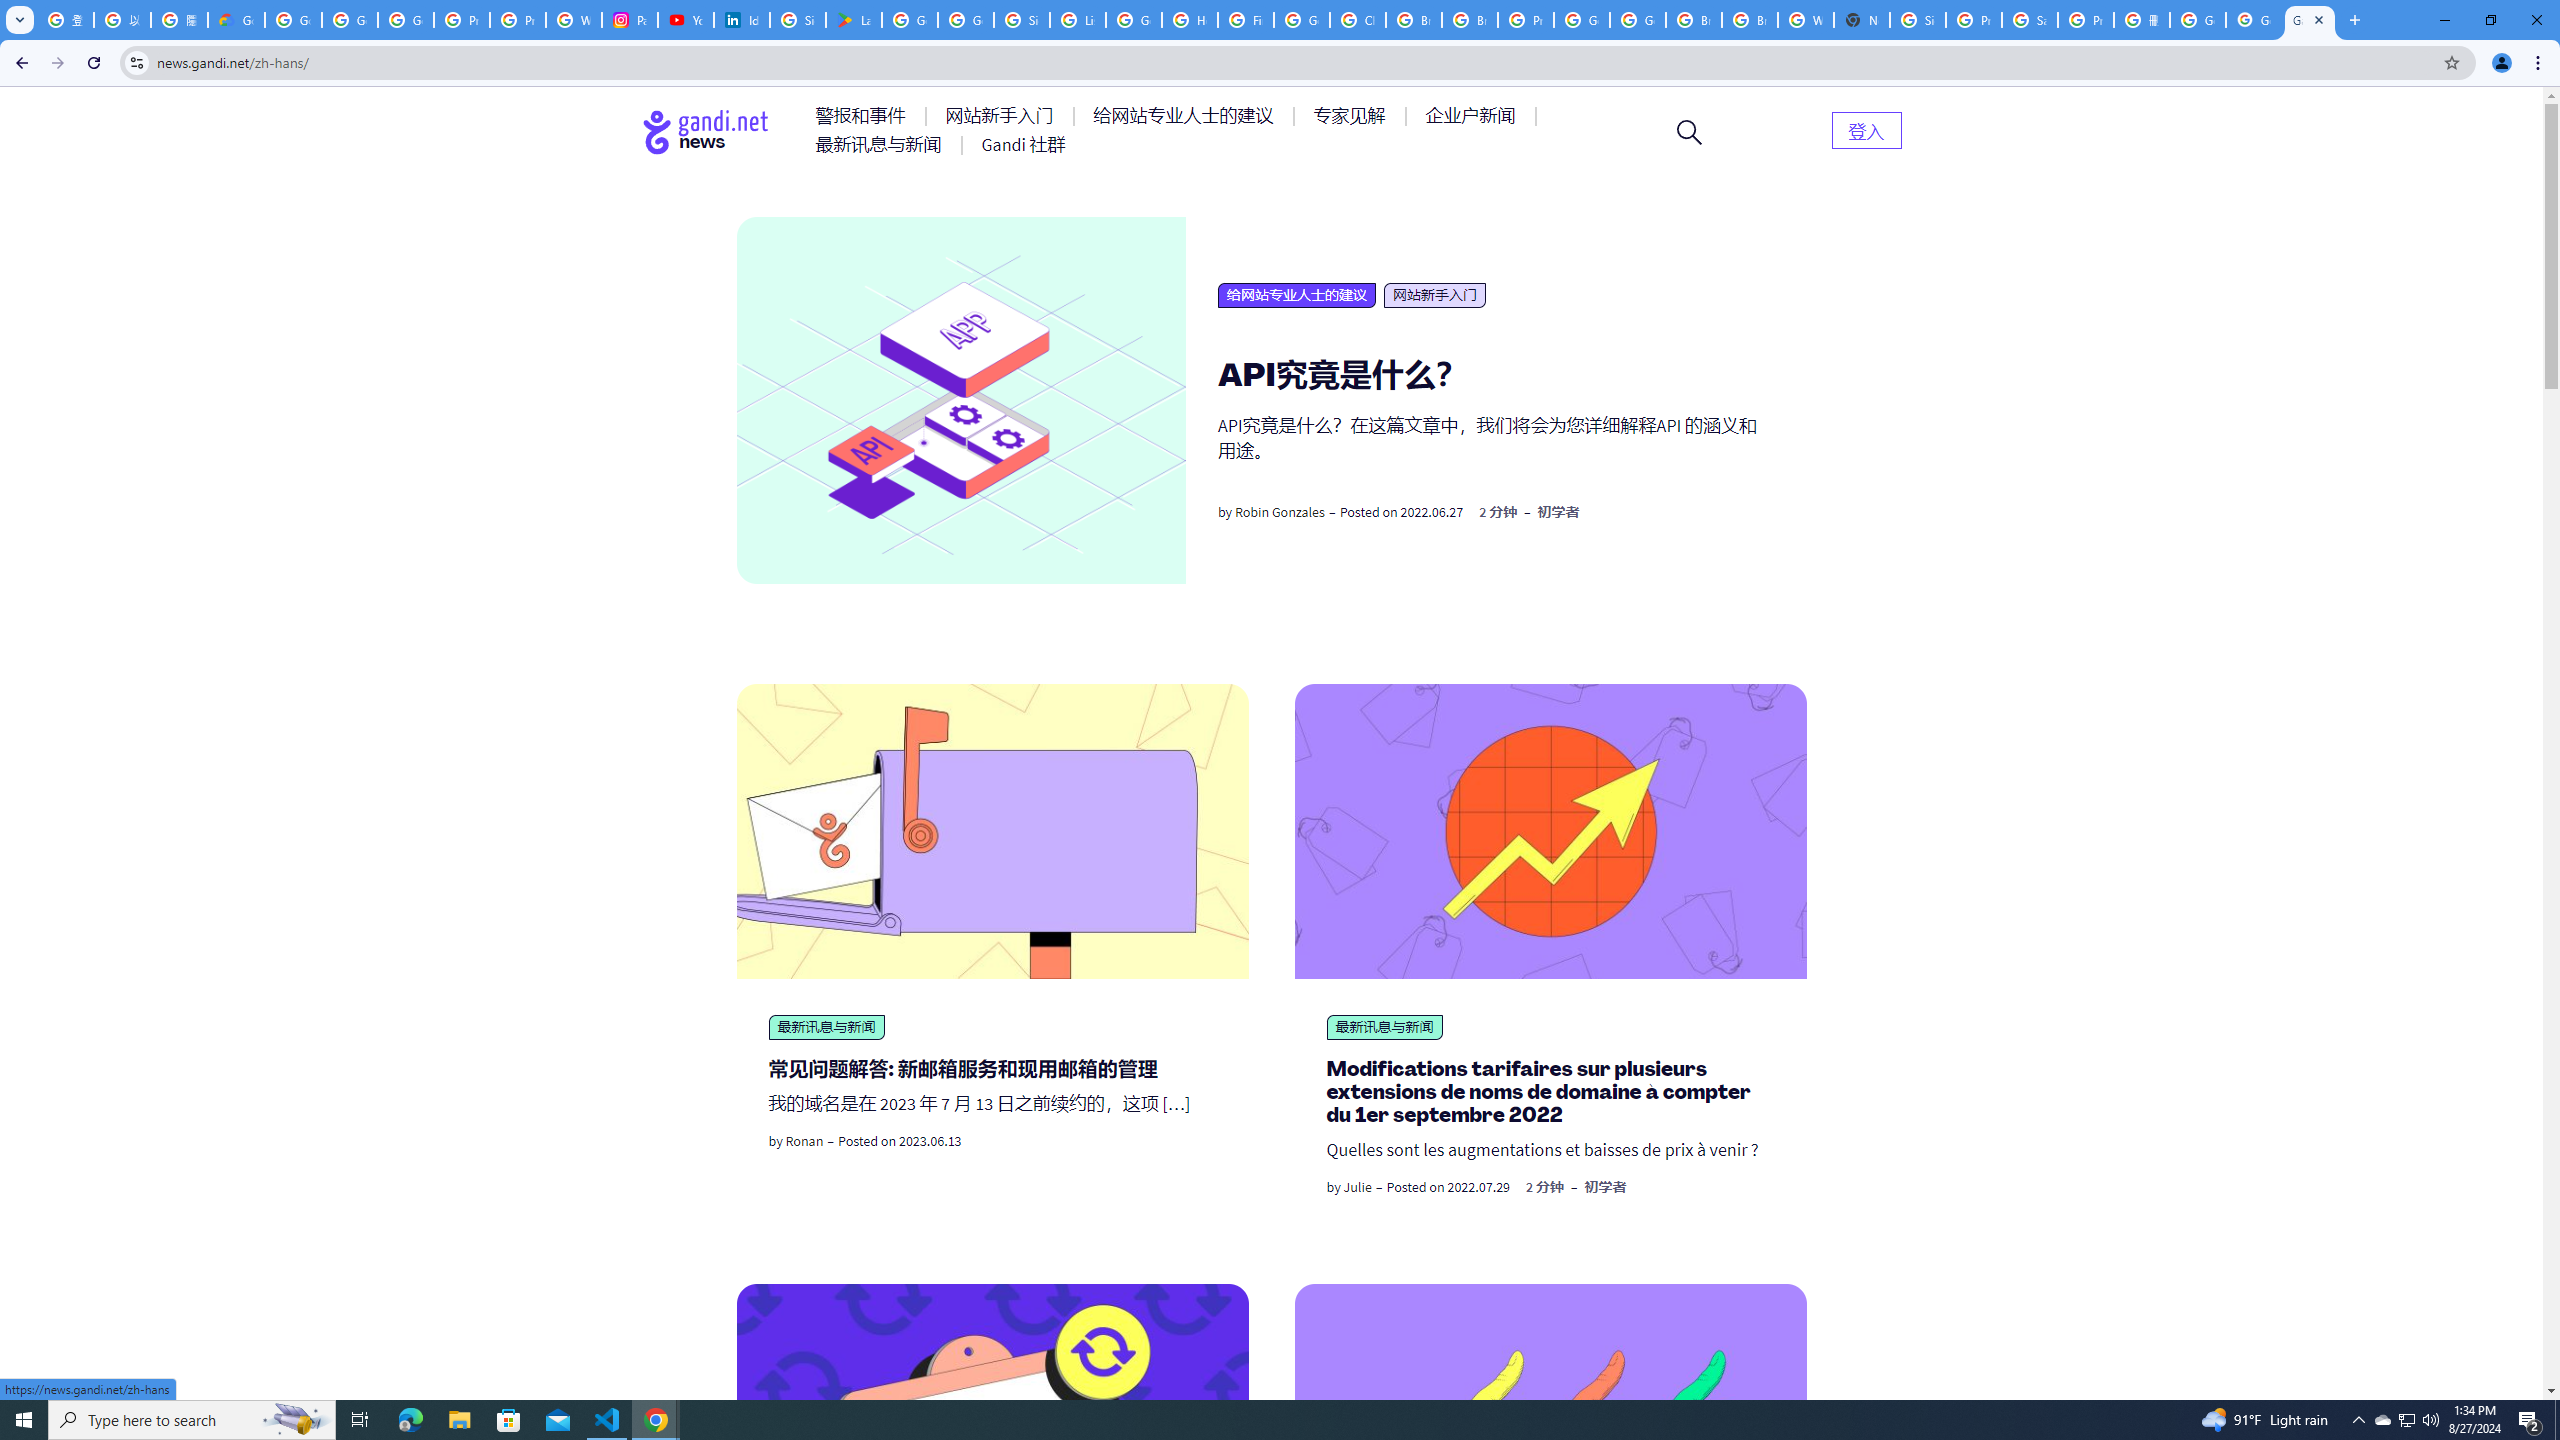 The image size is (2560, 1440). Describe the element at coordinates (705, 131) in the screenshot. I see `'Go to home'` at that location.